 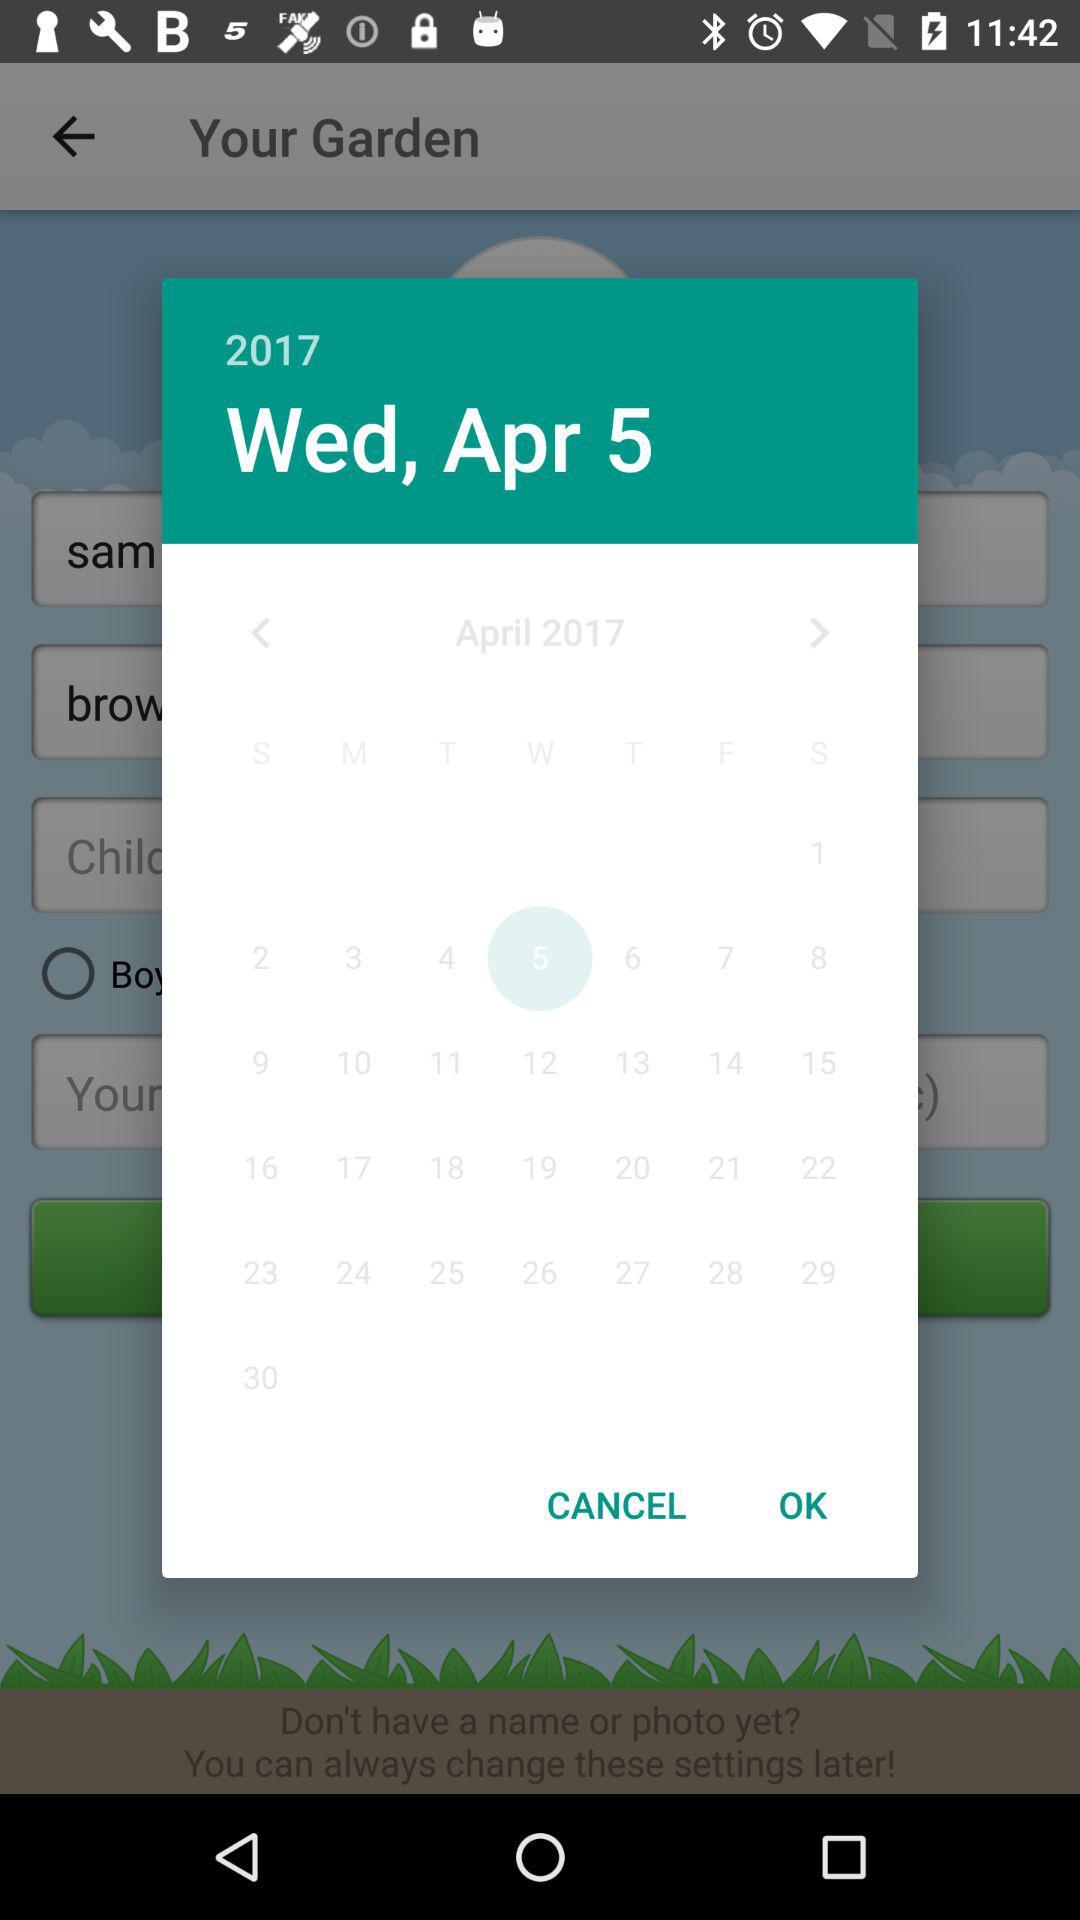 I want to click on icon at the top right corner, so click(x=818, y=632).